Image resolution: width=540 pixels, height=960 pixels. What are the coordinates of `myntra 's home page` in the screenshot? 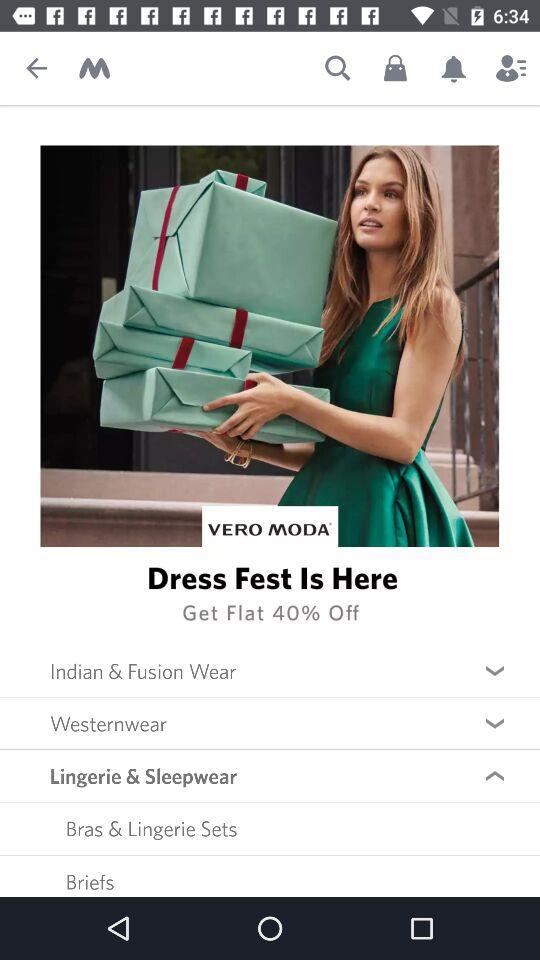 It's located at (93, 68).